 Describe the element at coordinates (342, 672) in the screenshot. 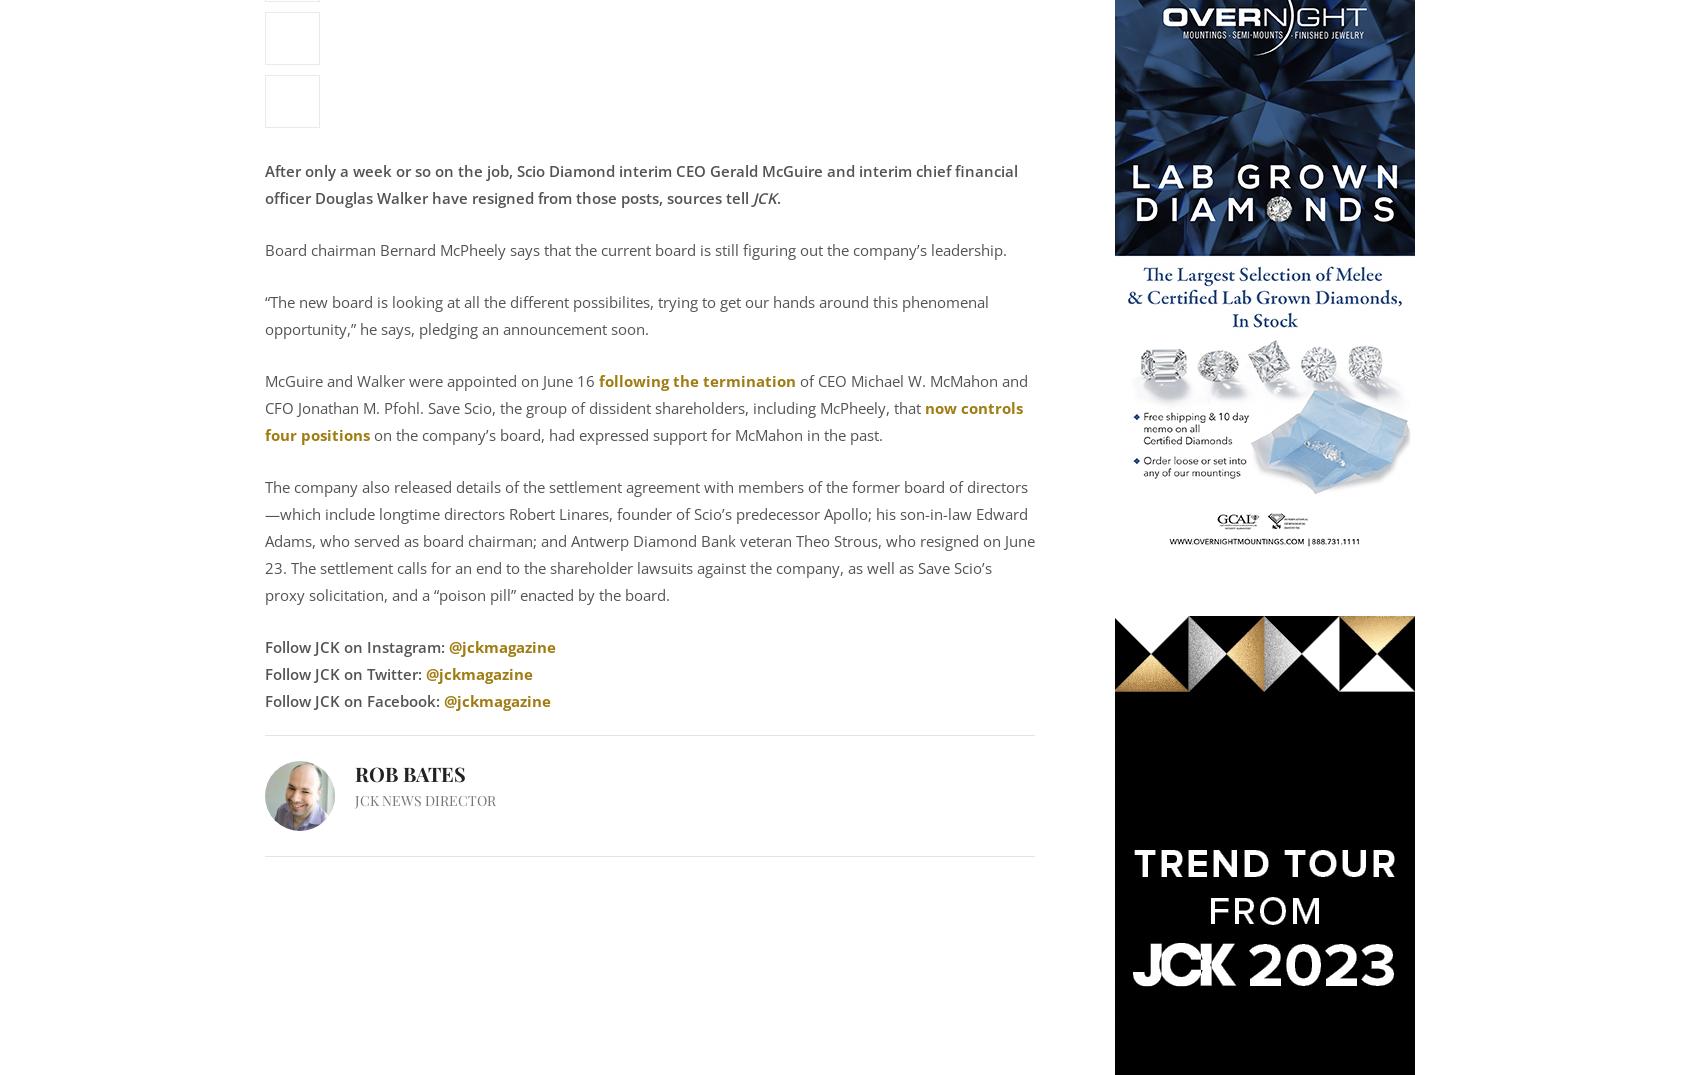

I see `'Follow JCK on Twitter:'` at that location.